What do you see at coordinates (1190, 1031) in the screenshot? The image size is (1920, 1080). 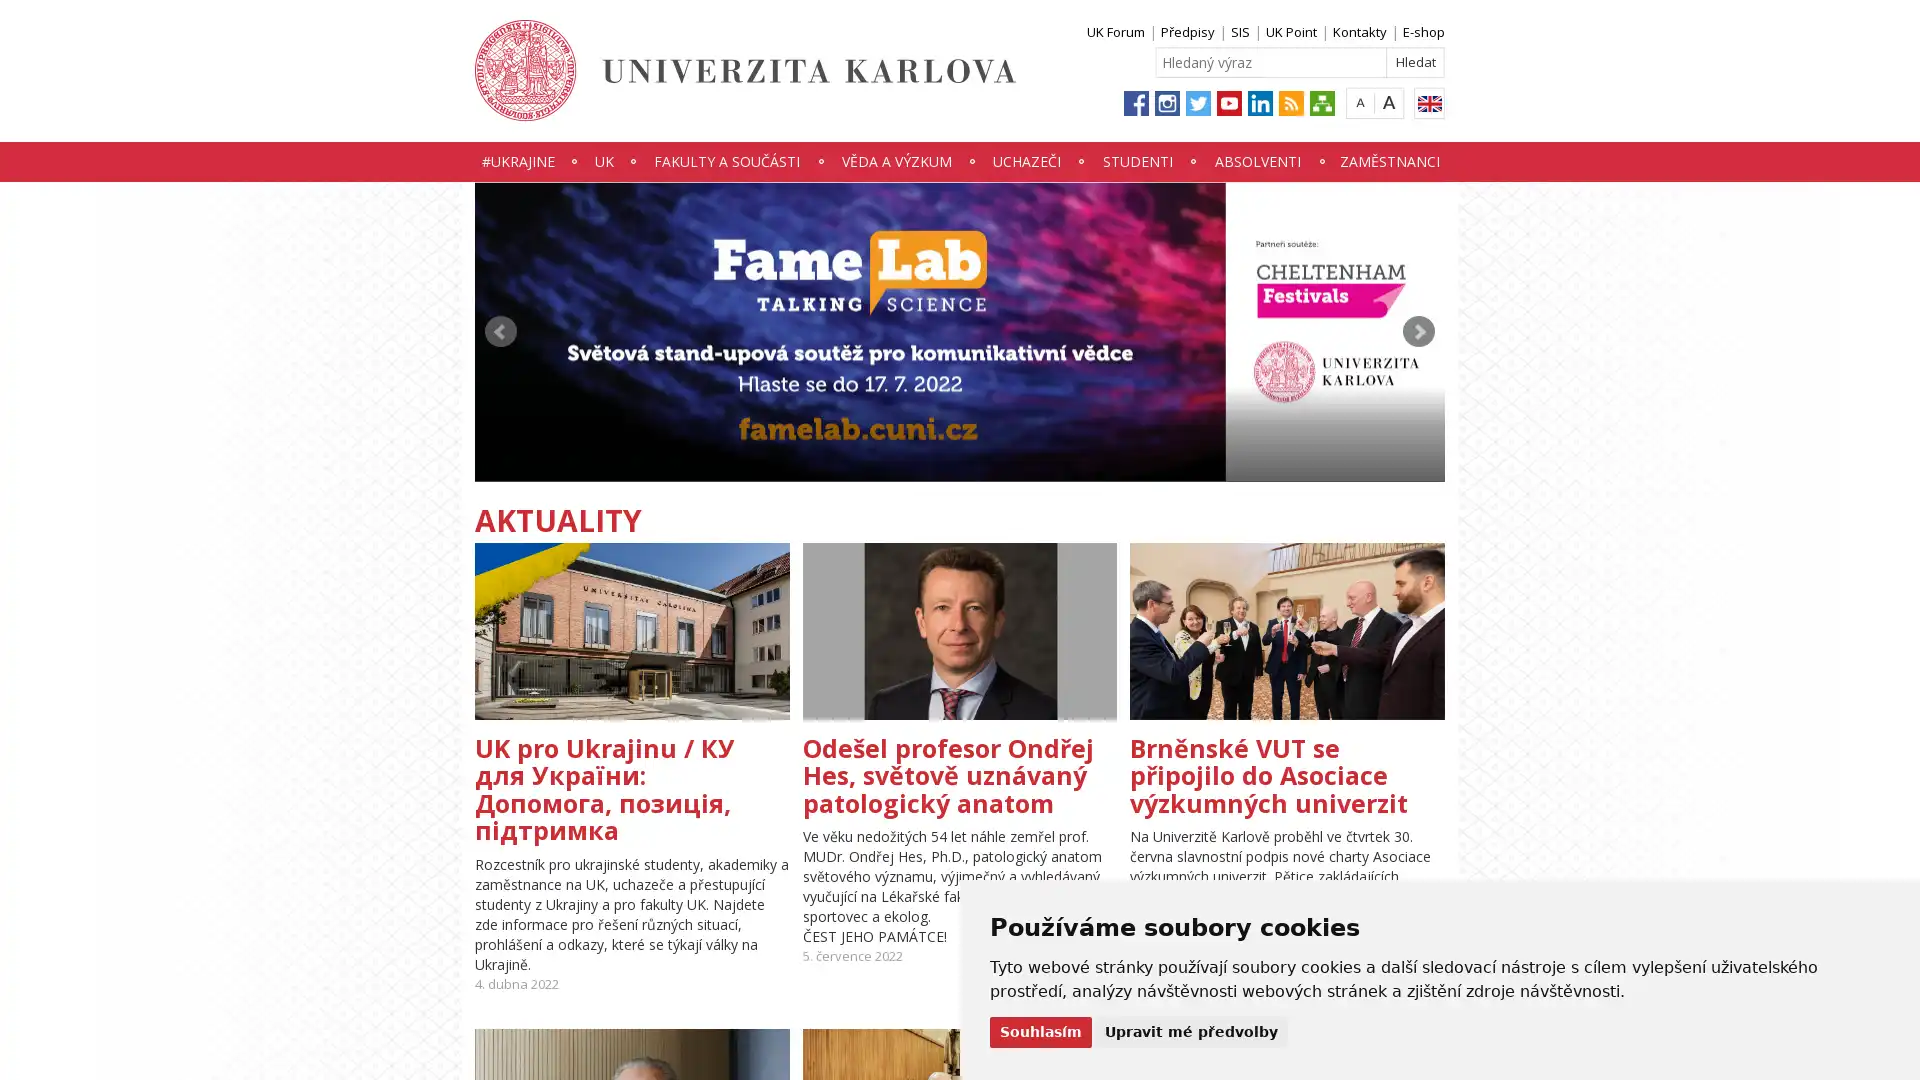 I see `Upravit me predvolby` at bounding box center [1190, 1031].